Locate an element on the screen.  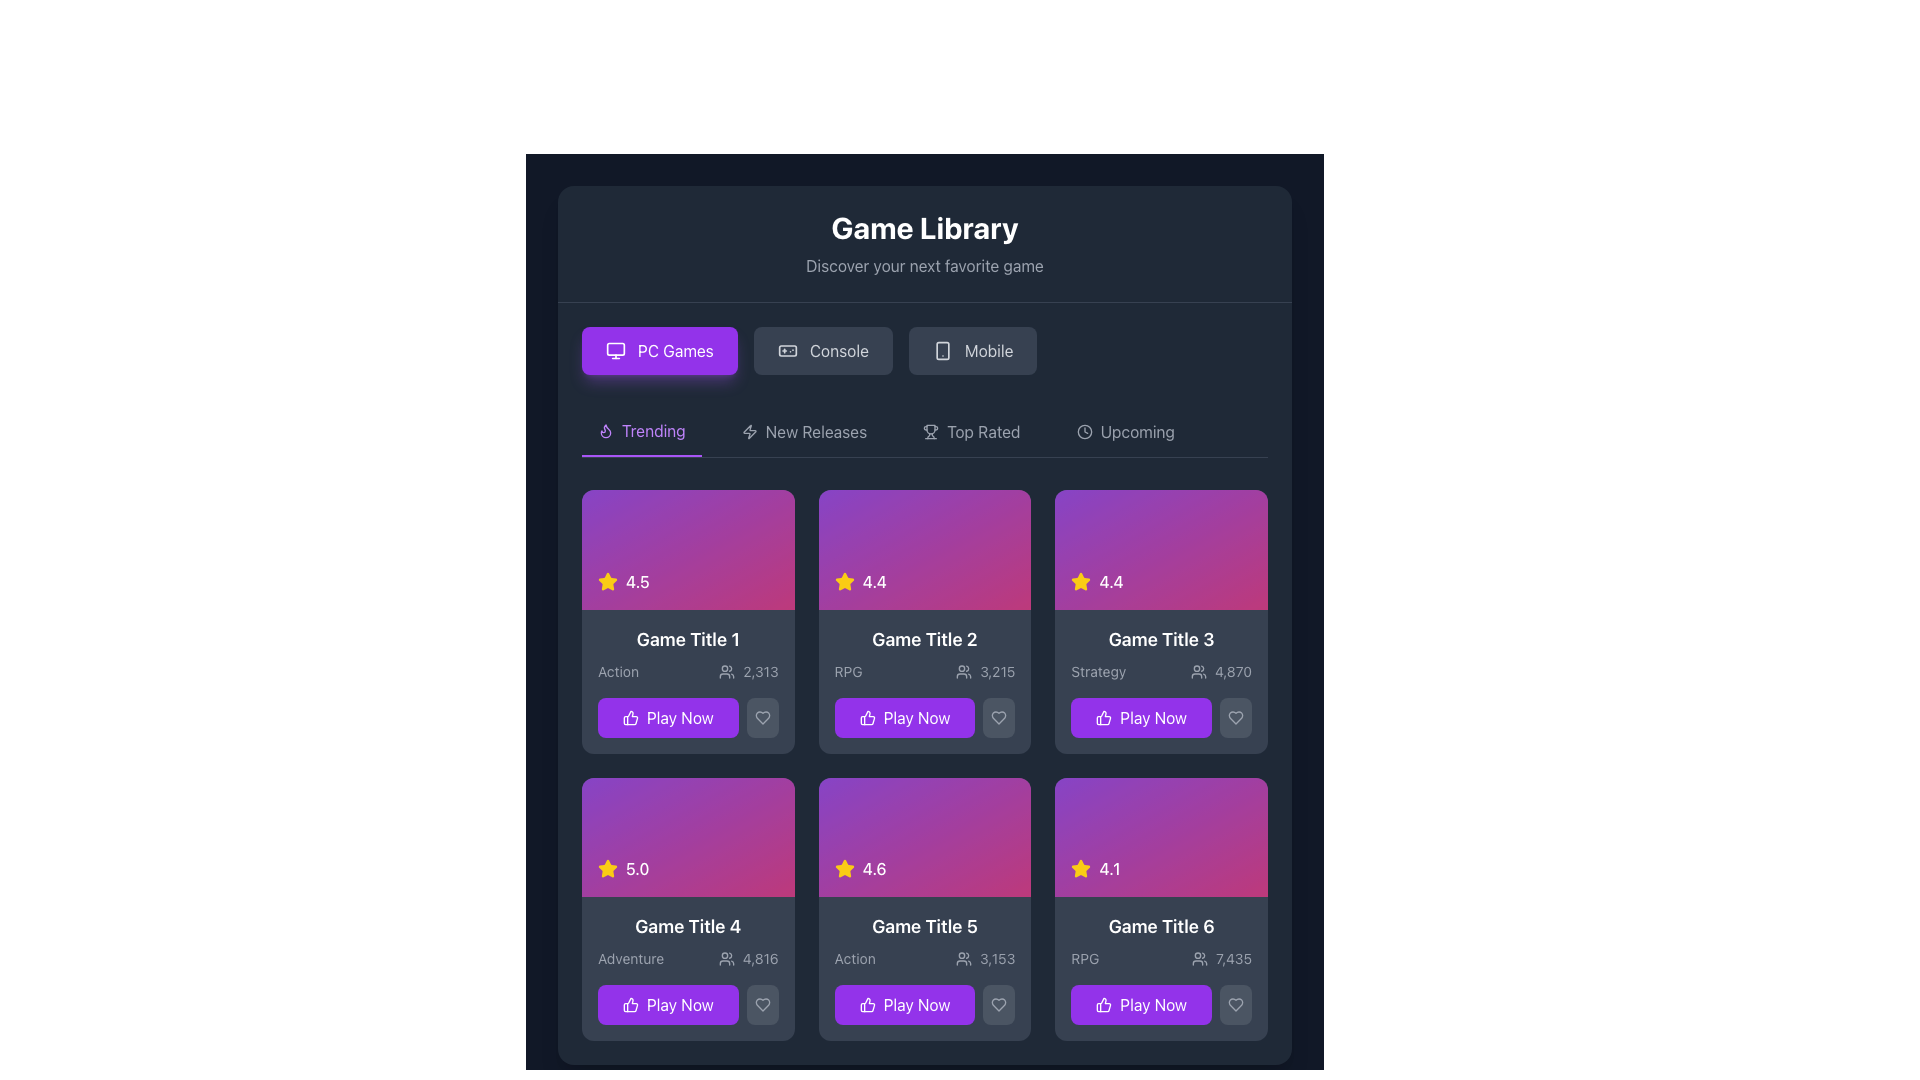
the heart-shaped icon button located at the bottom of the 'Game Title 5' card in the Game Library interface is located at coordinates (999, 1005).